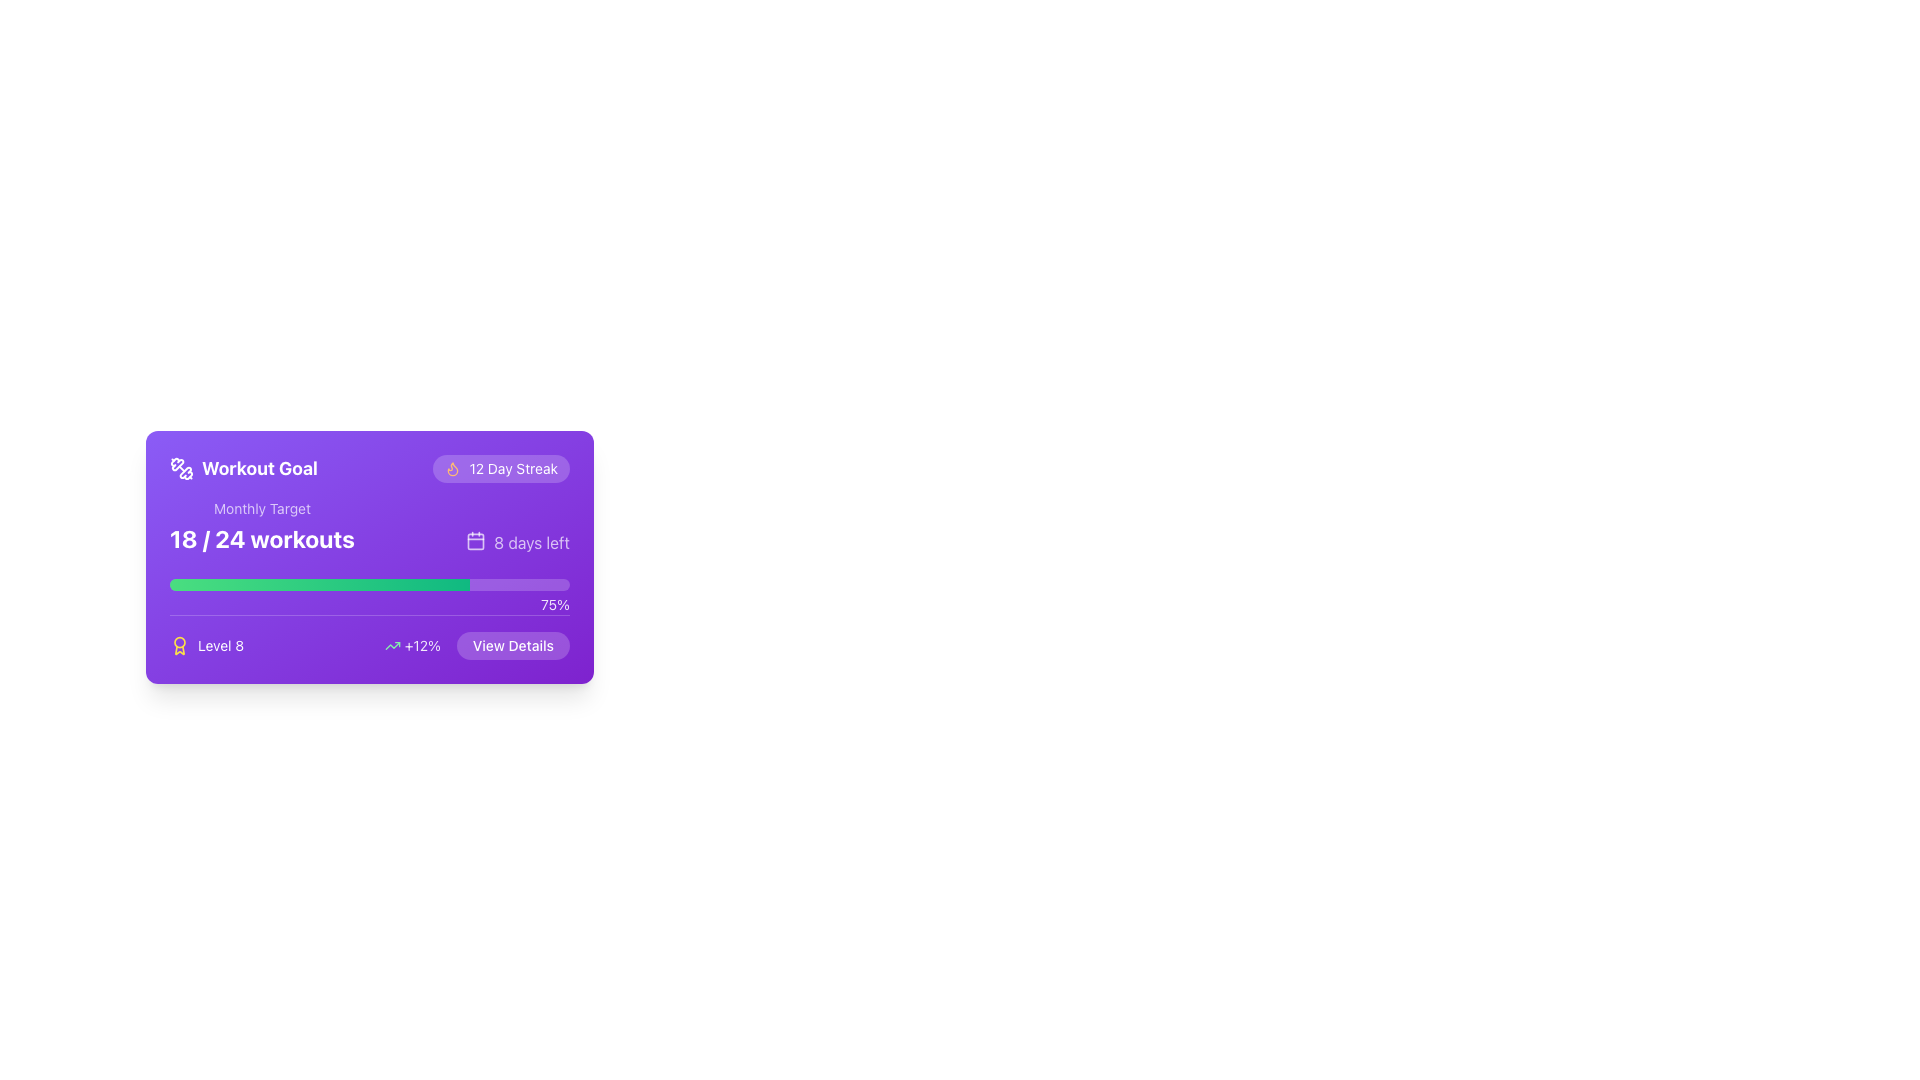 This screenshot has width=1920, height=1080. What do you see at coordinates (261, 538) in the screenshot?
I see `the text label displaying '18 / 24 workouts' in bold white font, located beneath the 'Monthly Target' label in the 'Workout Goal' card` at bounding box center [261, 538].